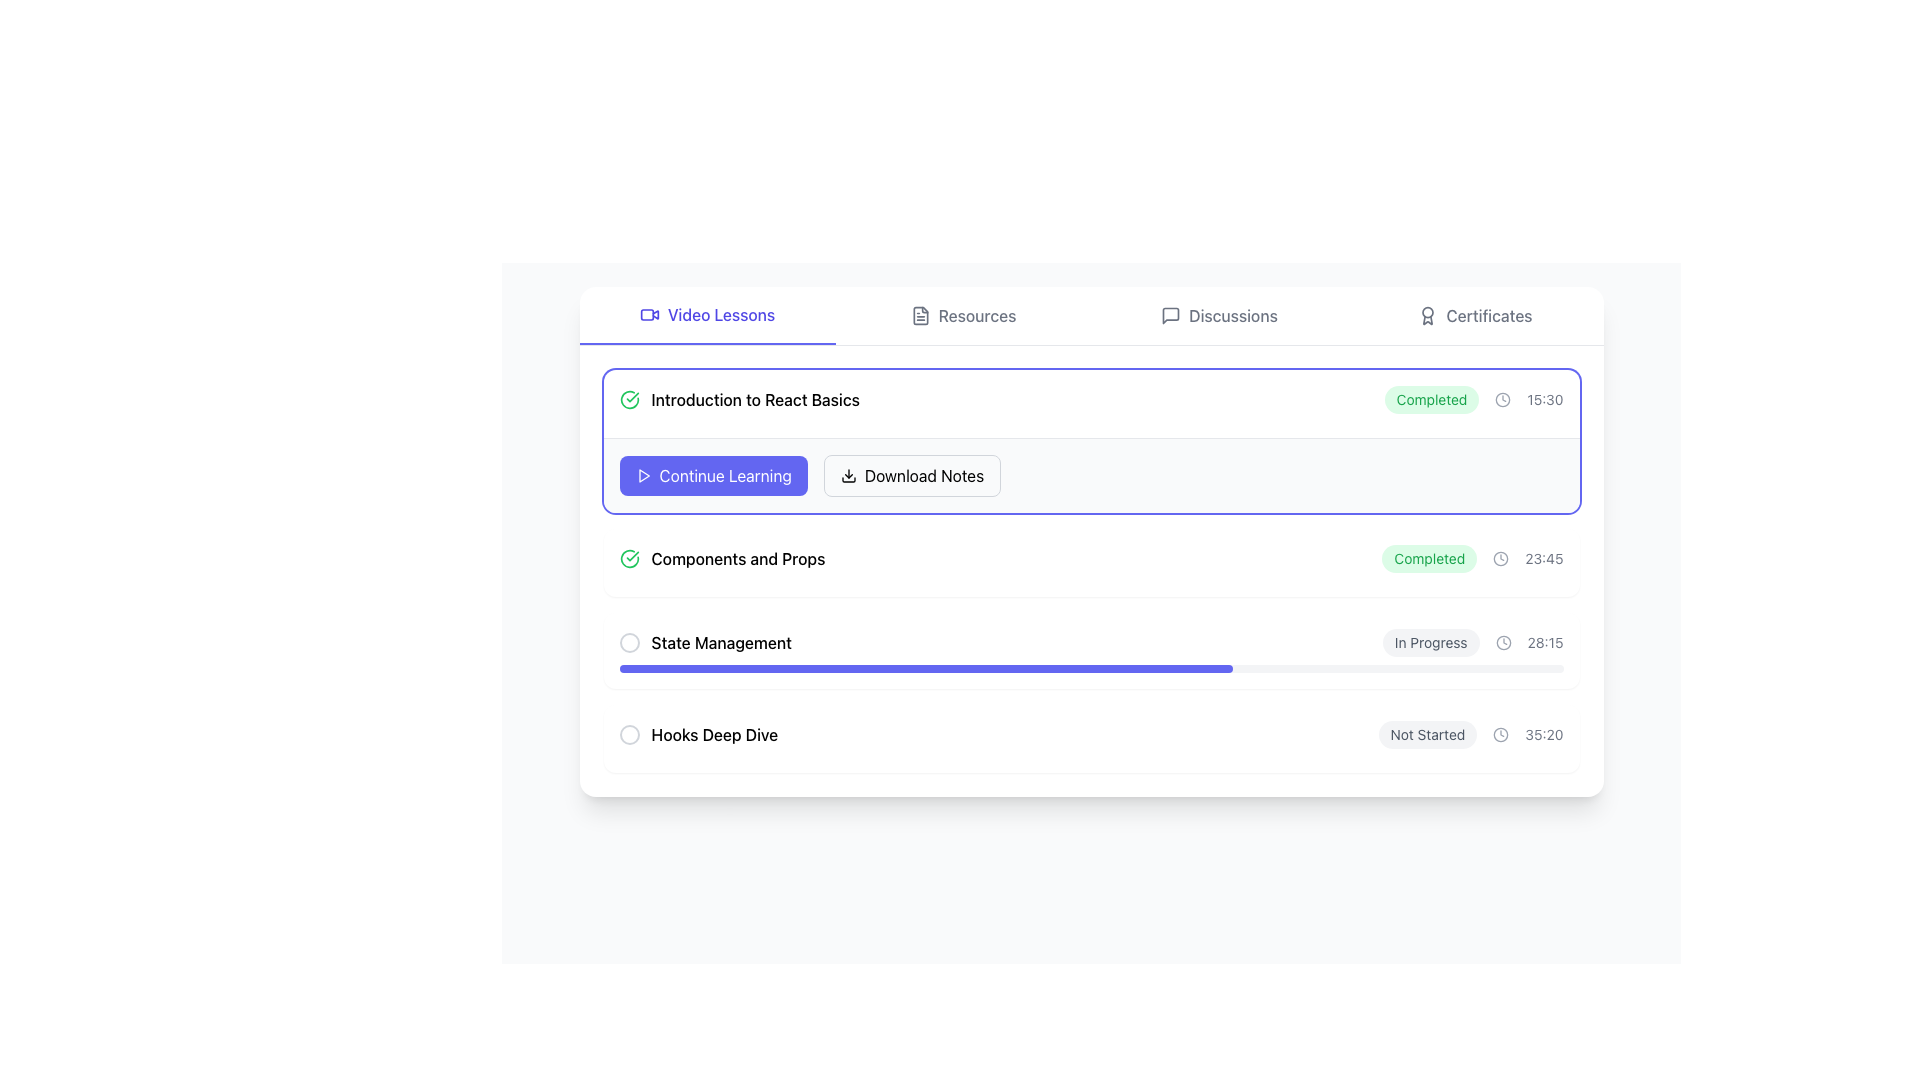 This screenshot has height=1080, width=1920. Describe the element at coordinates (1232, 315) in the screenshot. I see `the 'Discussions' text label located in the upper-right section of the navigation bar` at that location.